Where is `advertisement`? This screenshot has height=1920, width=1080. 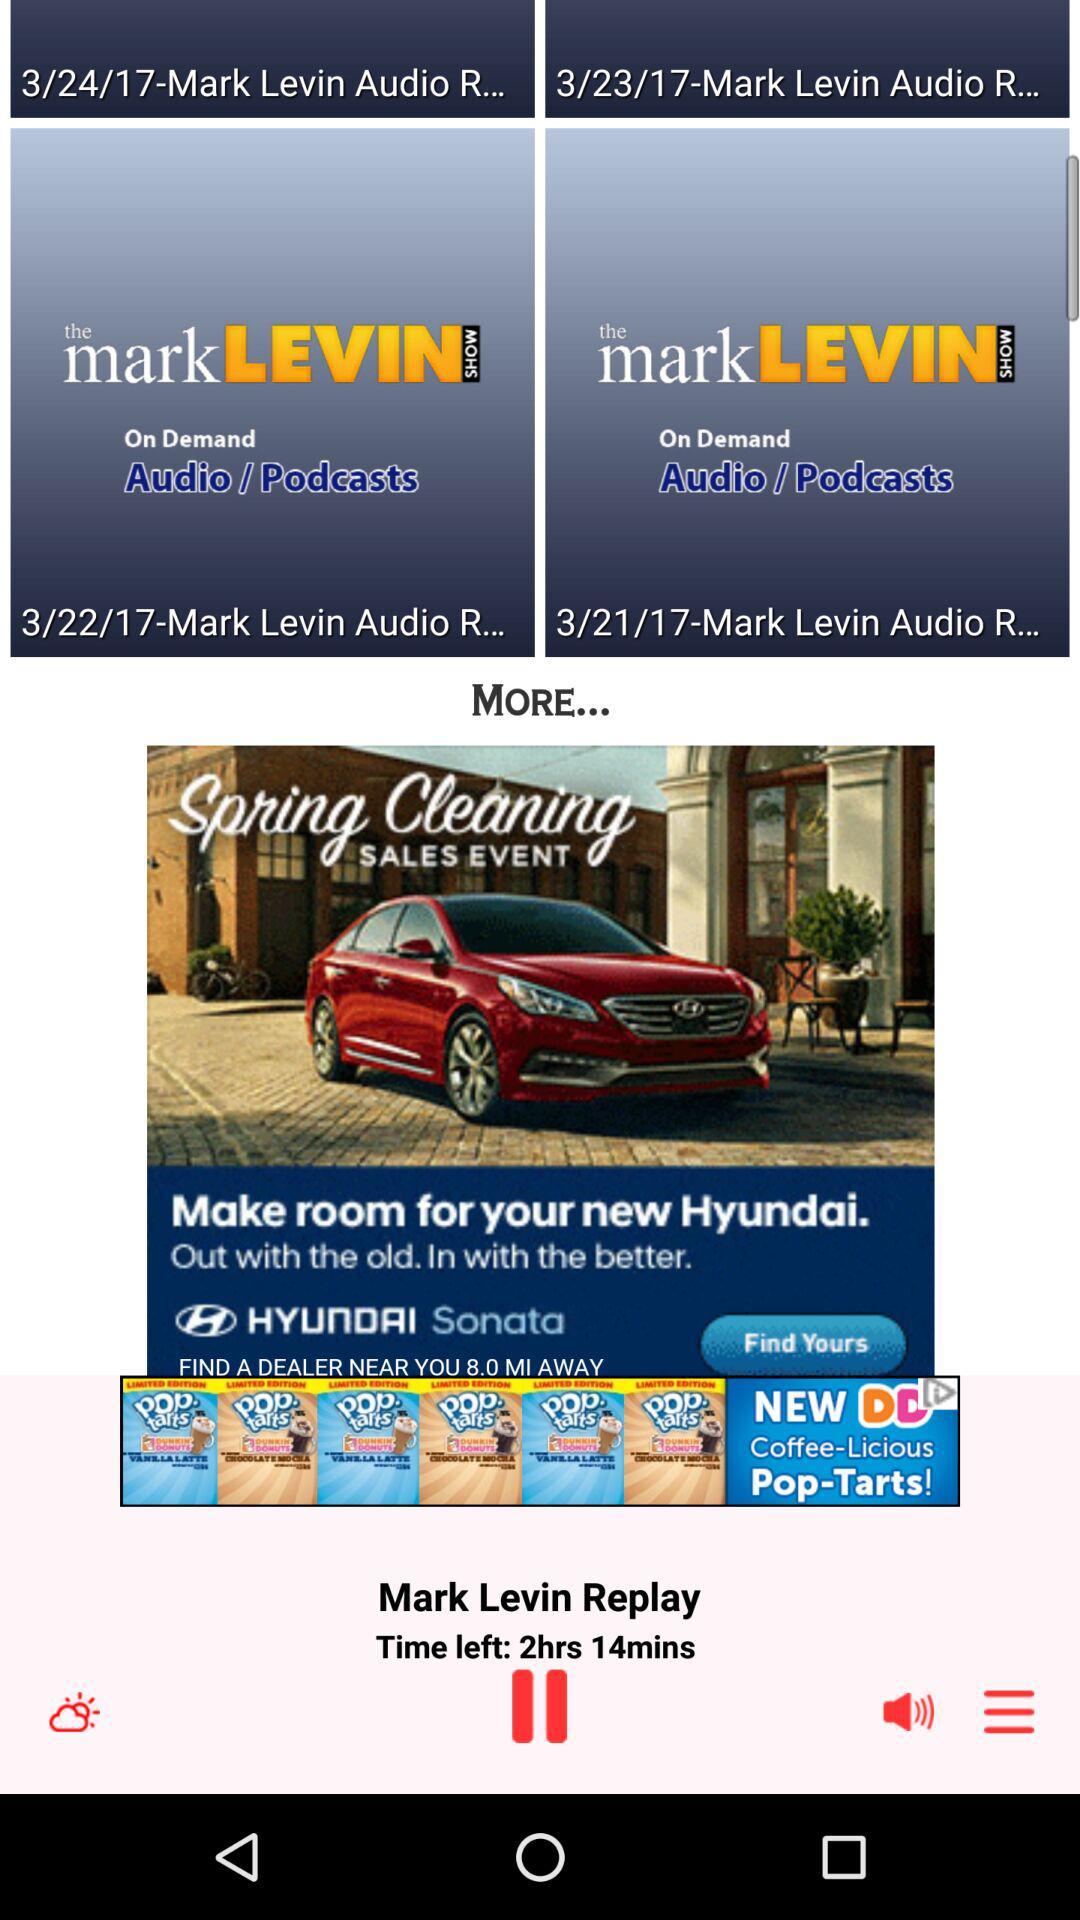 advertisement is located at coordinates (540, 1441).